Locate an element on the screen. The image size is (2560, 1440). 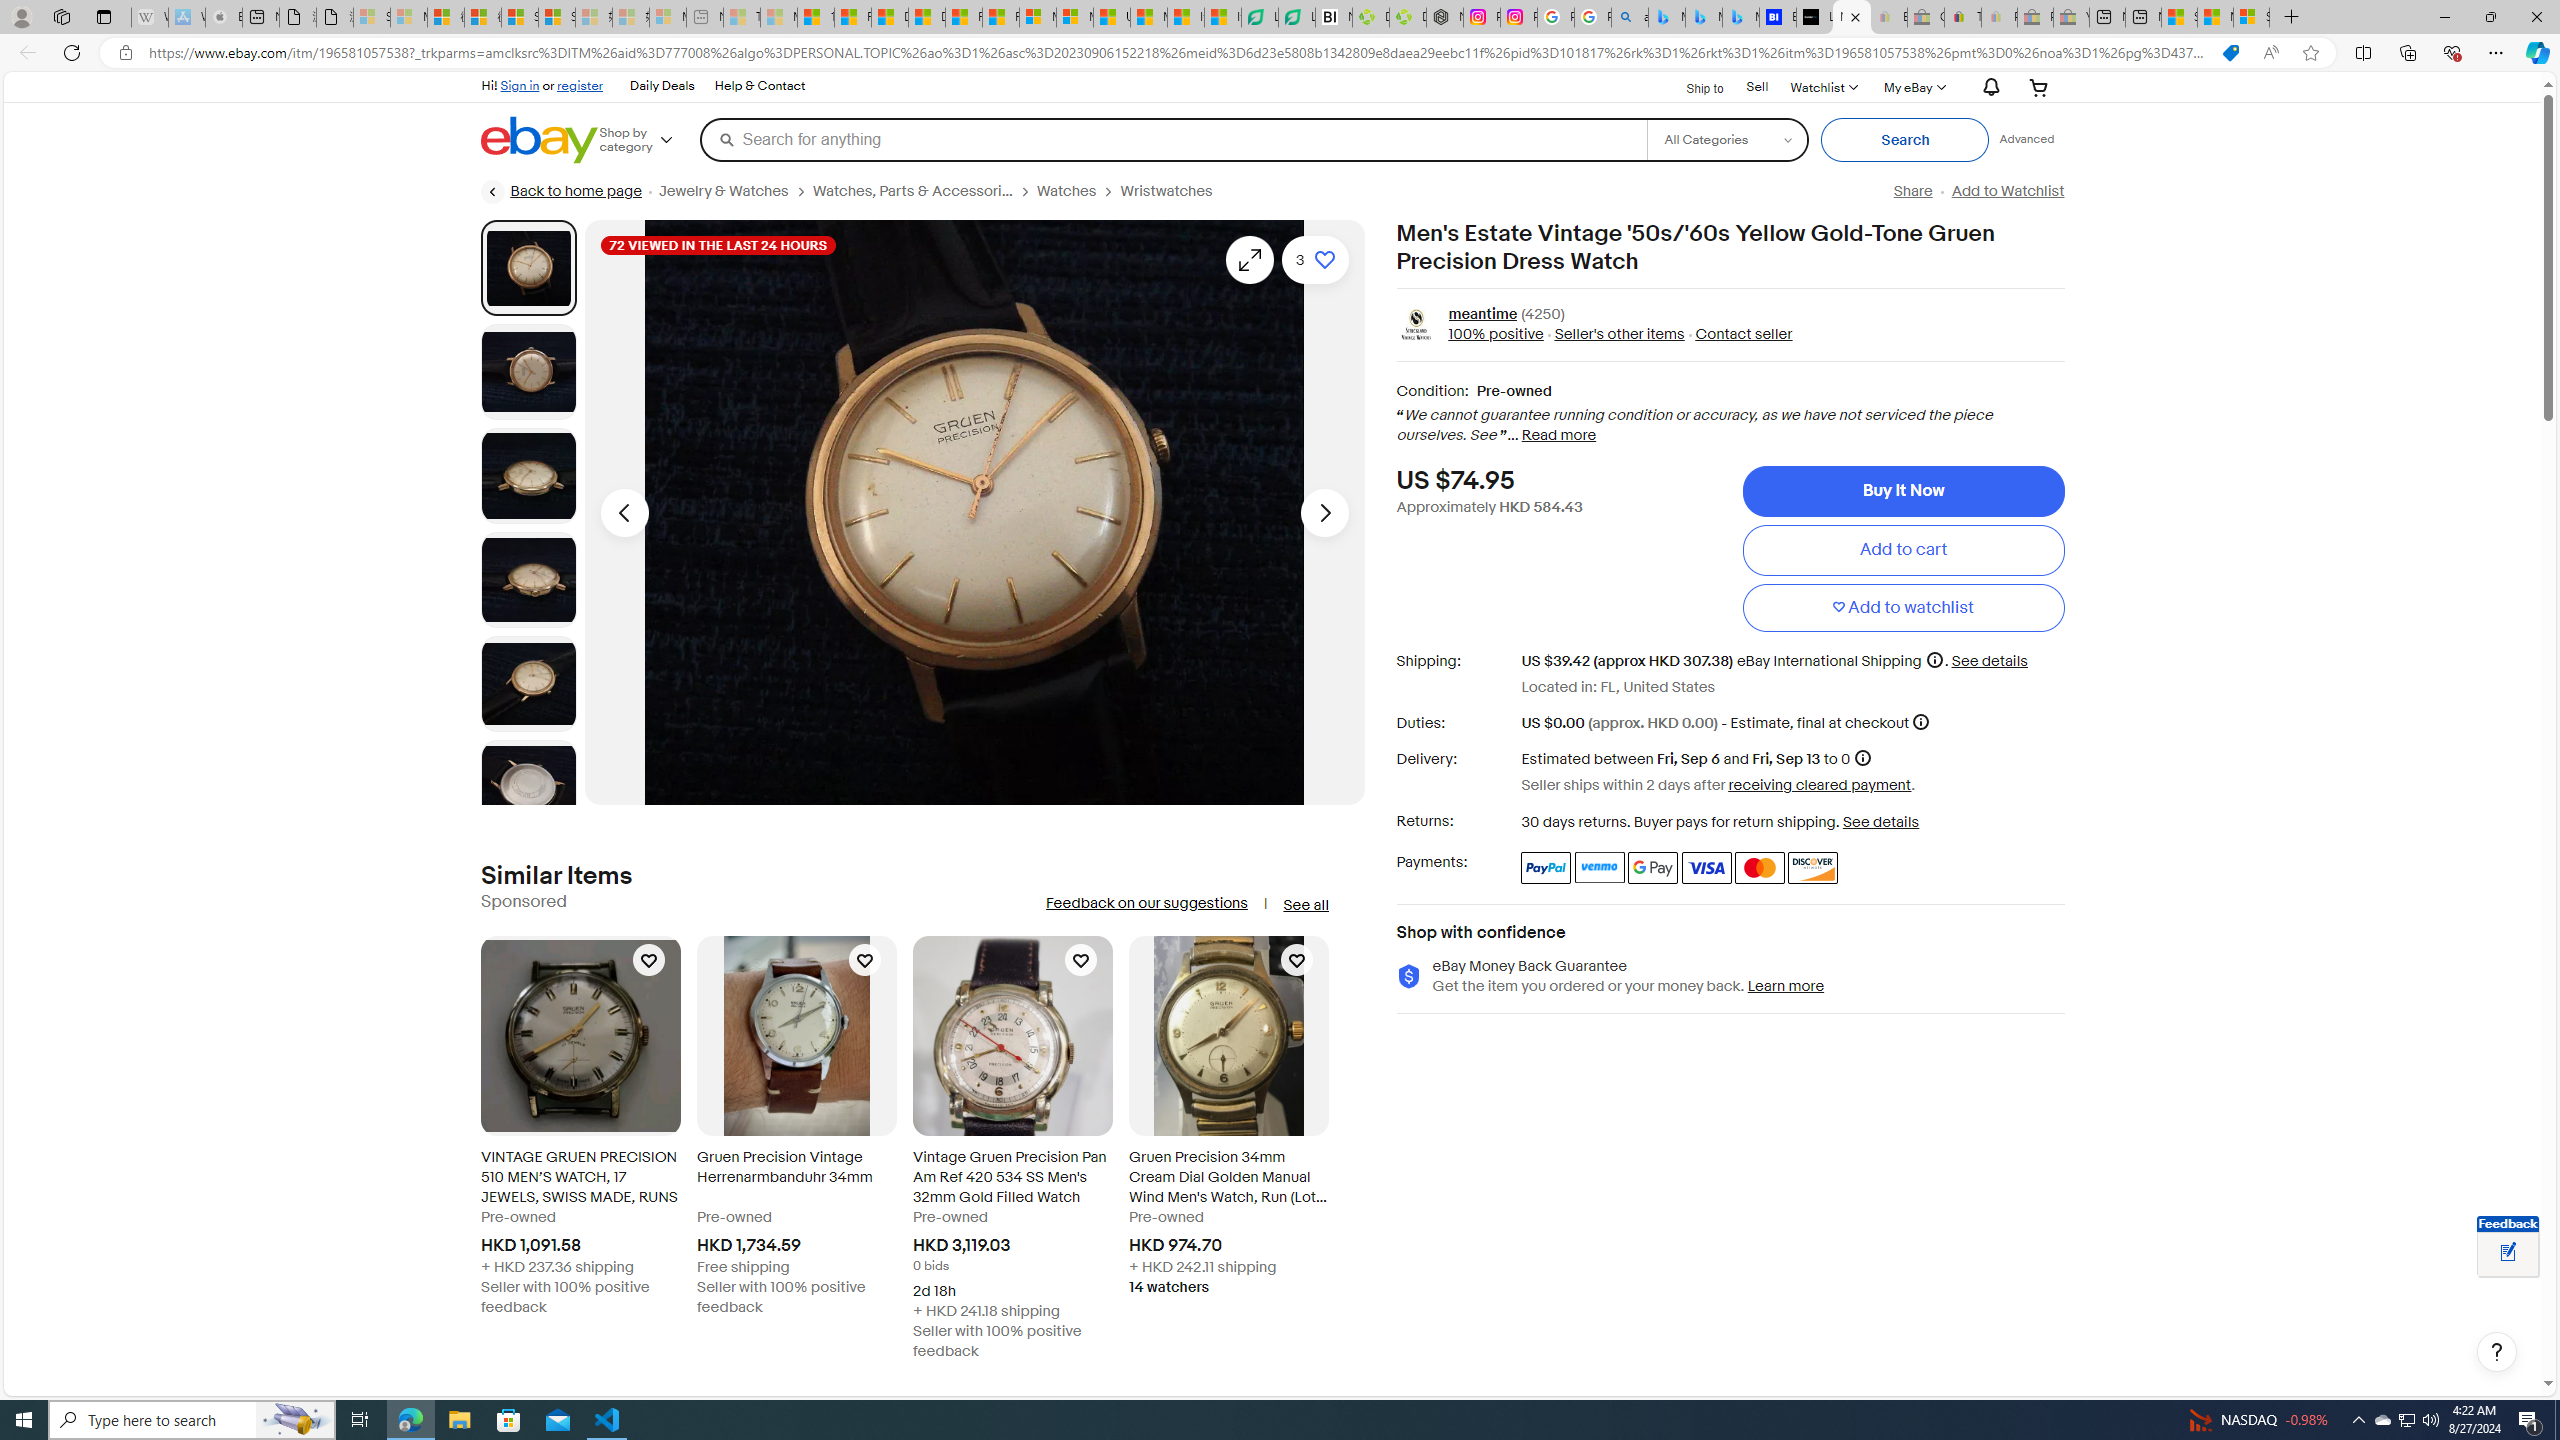
'Add to cart' is located at coordinates (1903, 549).